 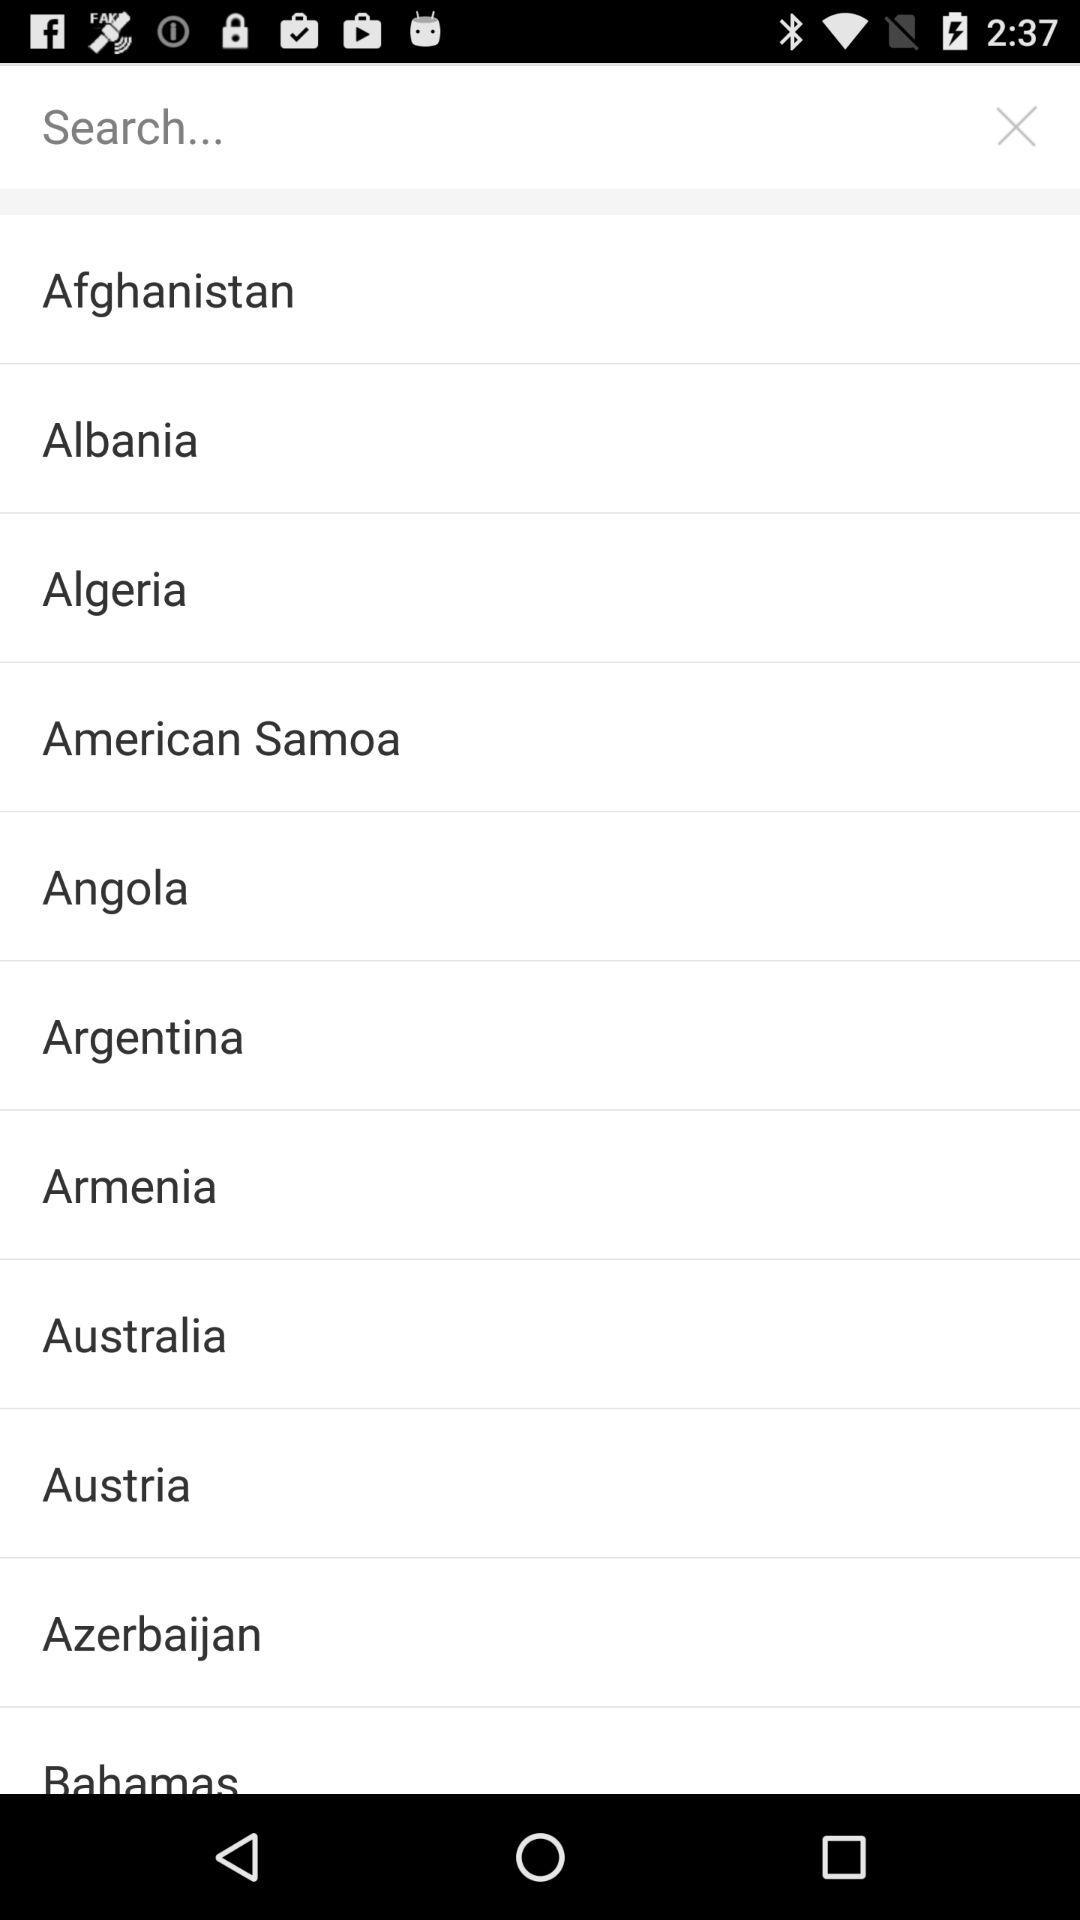 I want to click on albania, so click(x=540, y=437).